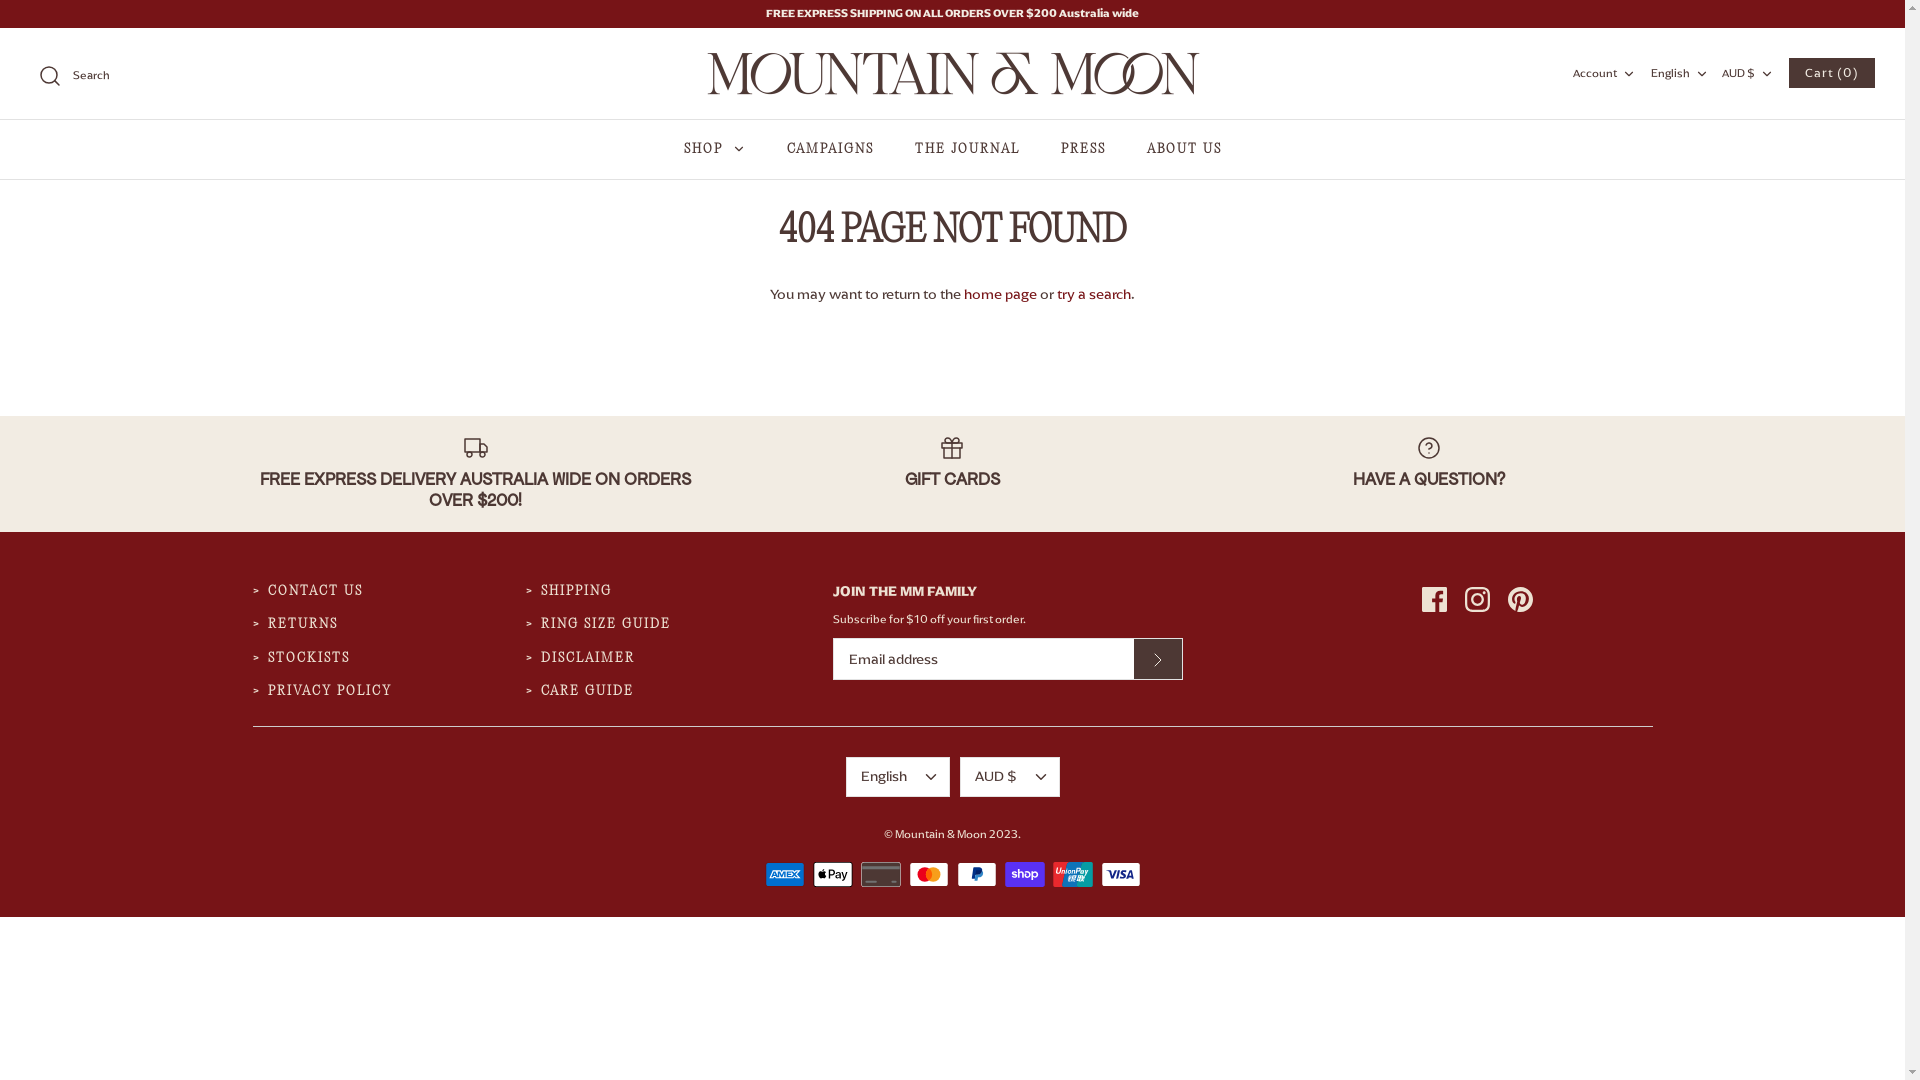  What do you see at coordinates (1055, 293) in the screenshot?
I see `'try a search'` at bounding box center [1055, 293].